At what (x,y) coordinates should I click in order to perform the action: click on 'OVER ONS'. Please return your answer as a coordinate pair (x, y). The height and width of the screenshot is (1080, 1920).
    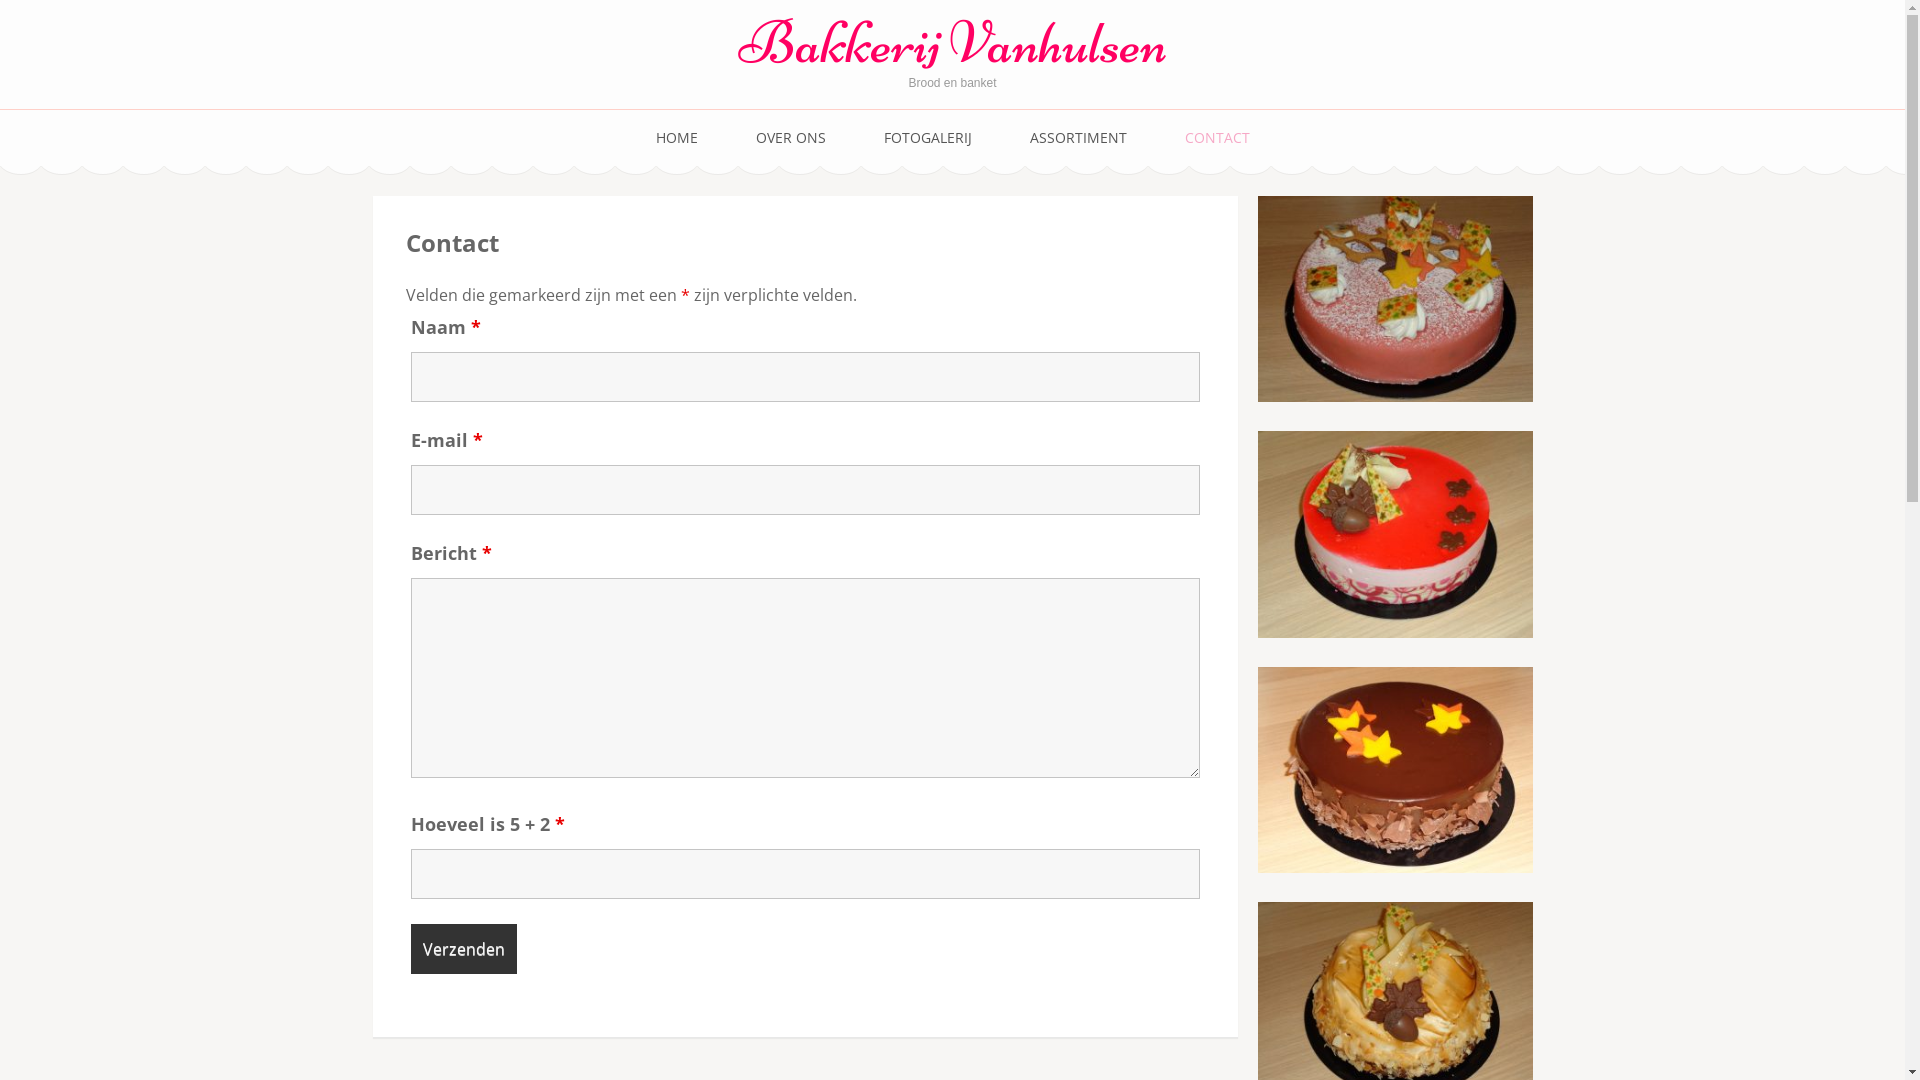
    Looking at the image, I should click on (790, 137).